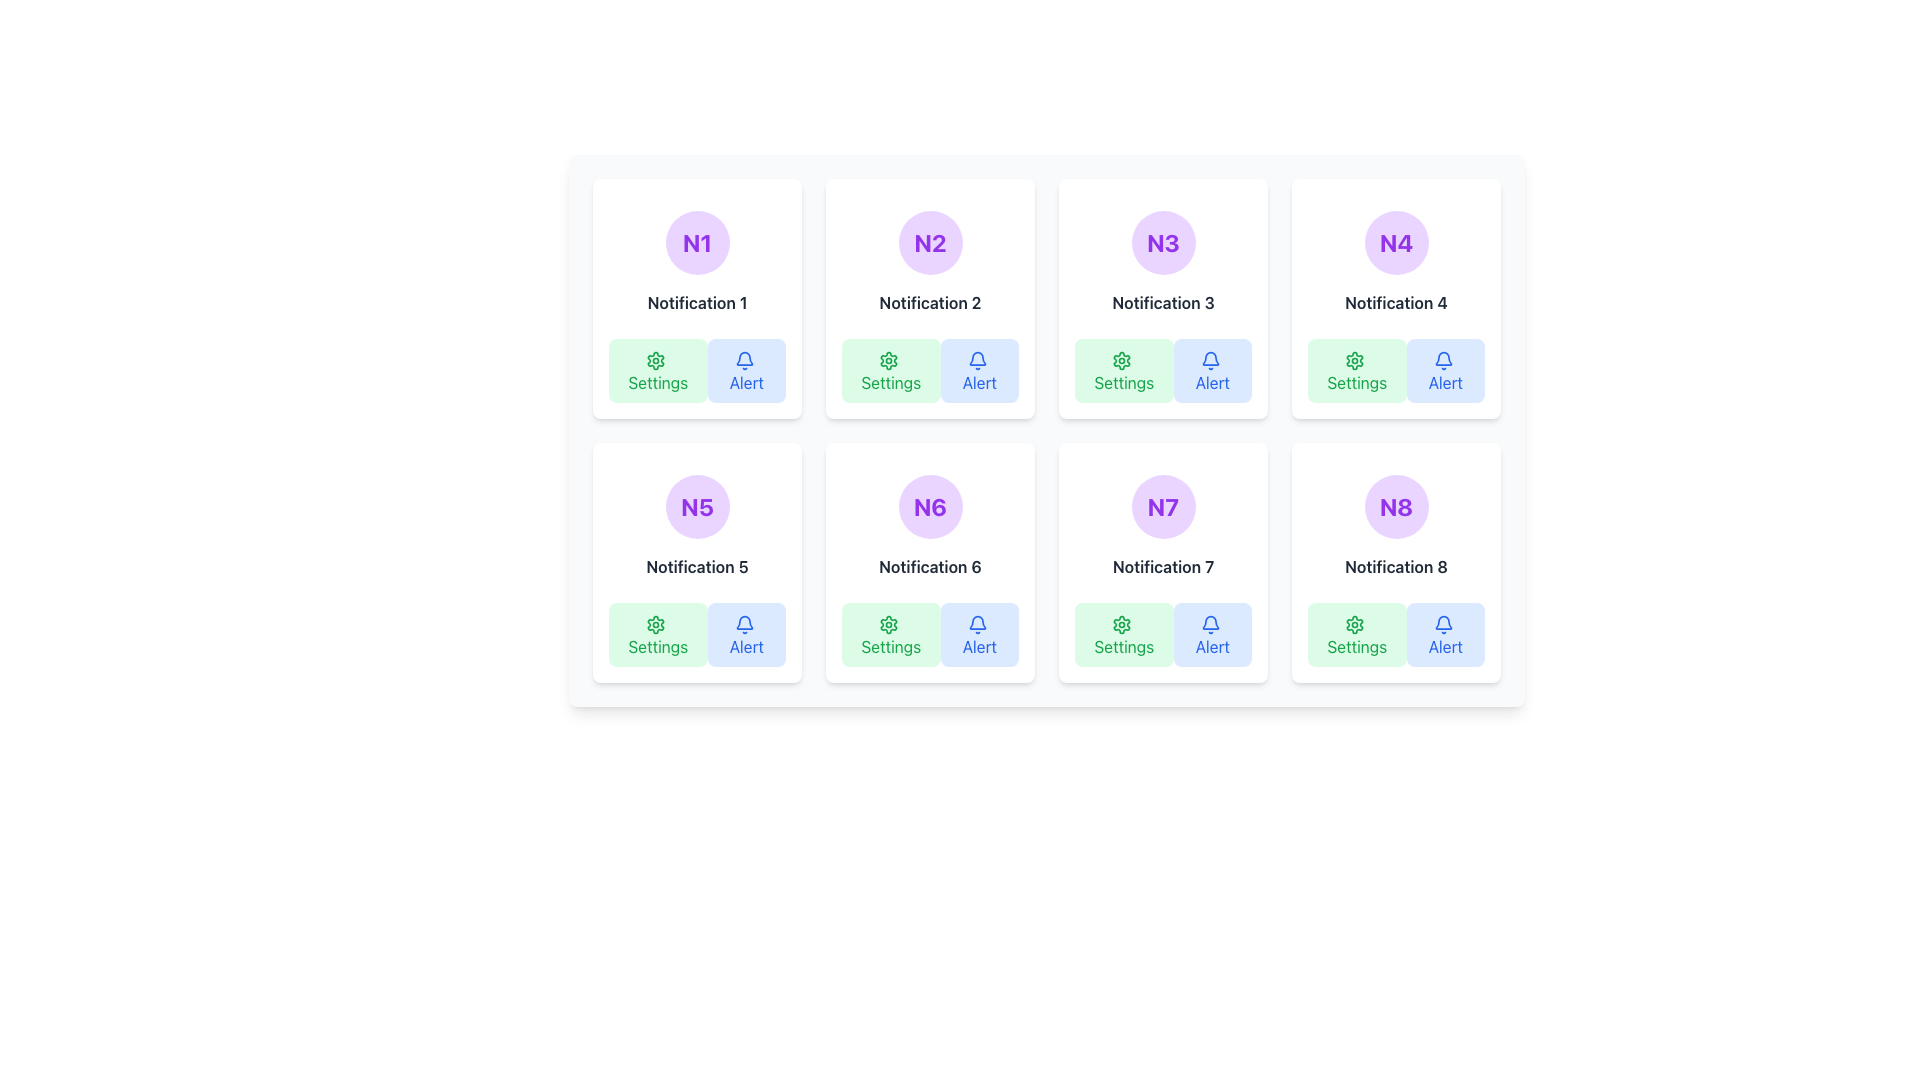 This screenshot has height=1080, width=1920. What do you see at coordinates (656, 623) in the screenshot?
I see `the 'Settings' icon located within the 'Settings' button of the 'Notification 5' widget` at bounding box center [656, 623].